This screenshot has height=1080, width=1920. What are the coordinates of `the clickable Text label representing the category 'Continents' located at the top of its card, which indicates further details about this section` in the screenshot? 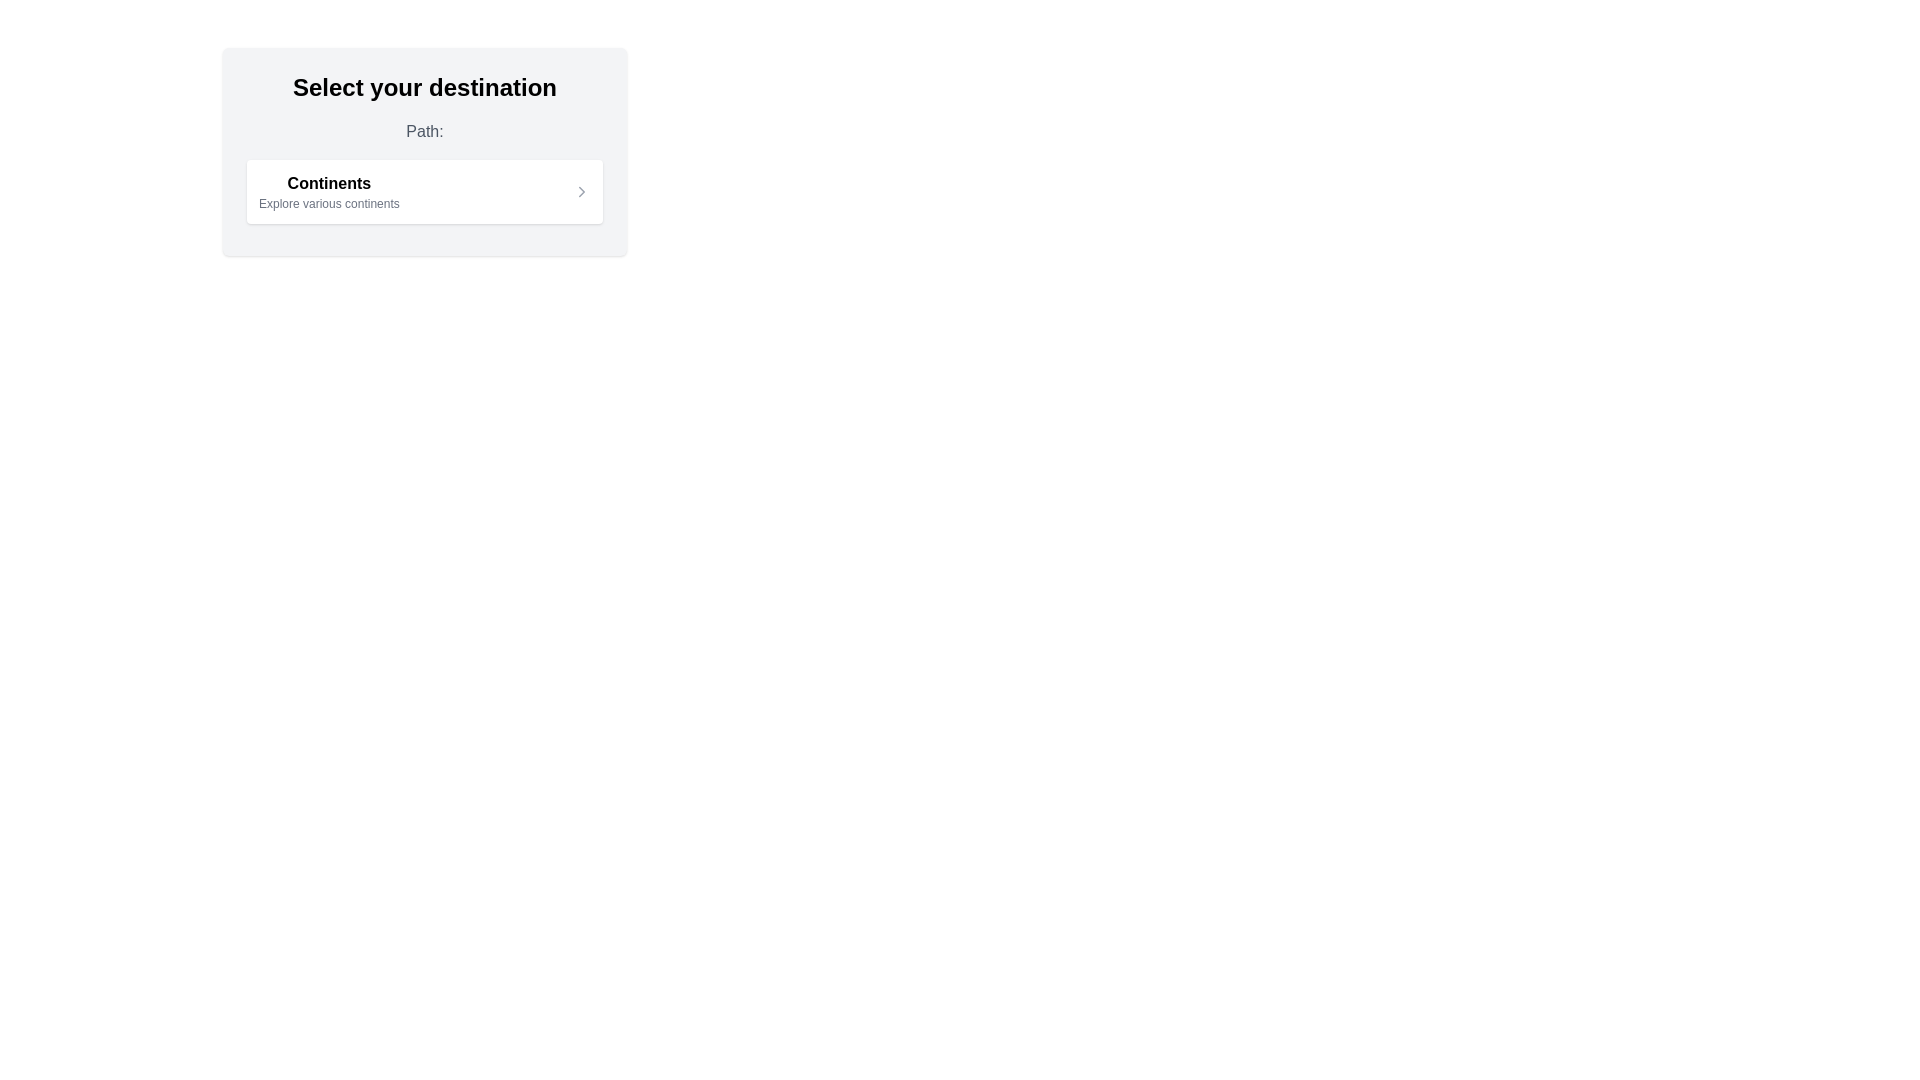 It's located at (329, 184).